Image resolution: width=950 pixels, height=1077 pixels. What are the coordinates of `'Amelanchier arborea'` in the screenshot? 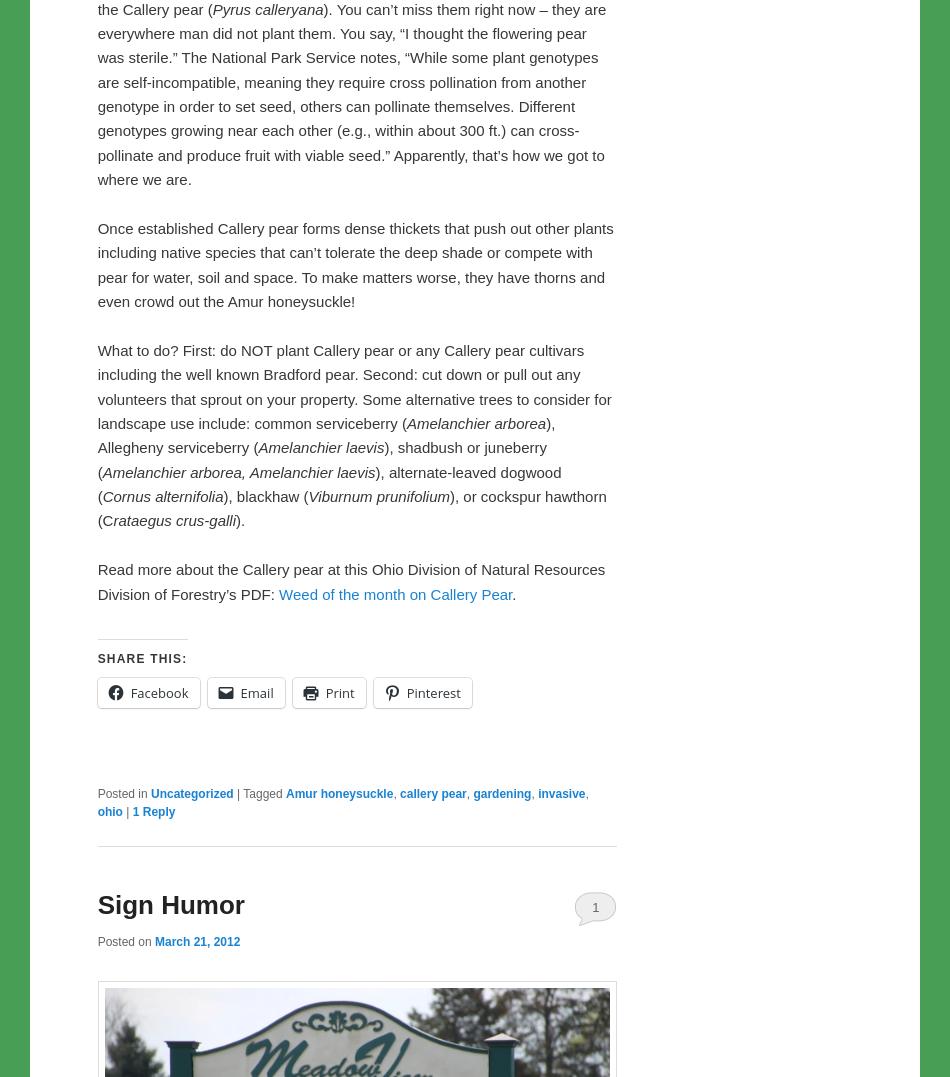 It's located at (476, 421).